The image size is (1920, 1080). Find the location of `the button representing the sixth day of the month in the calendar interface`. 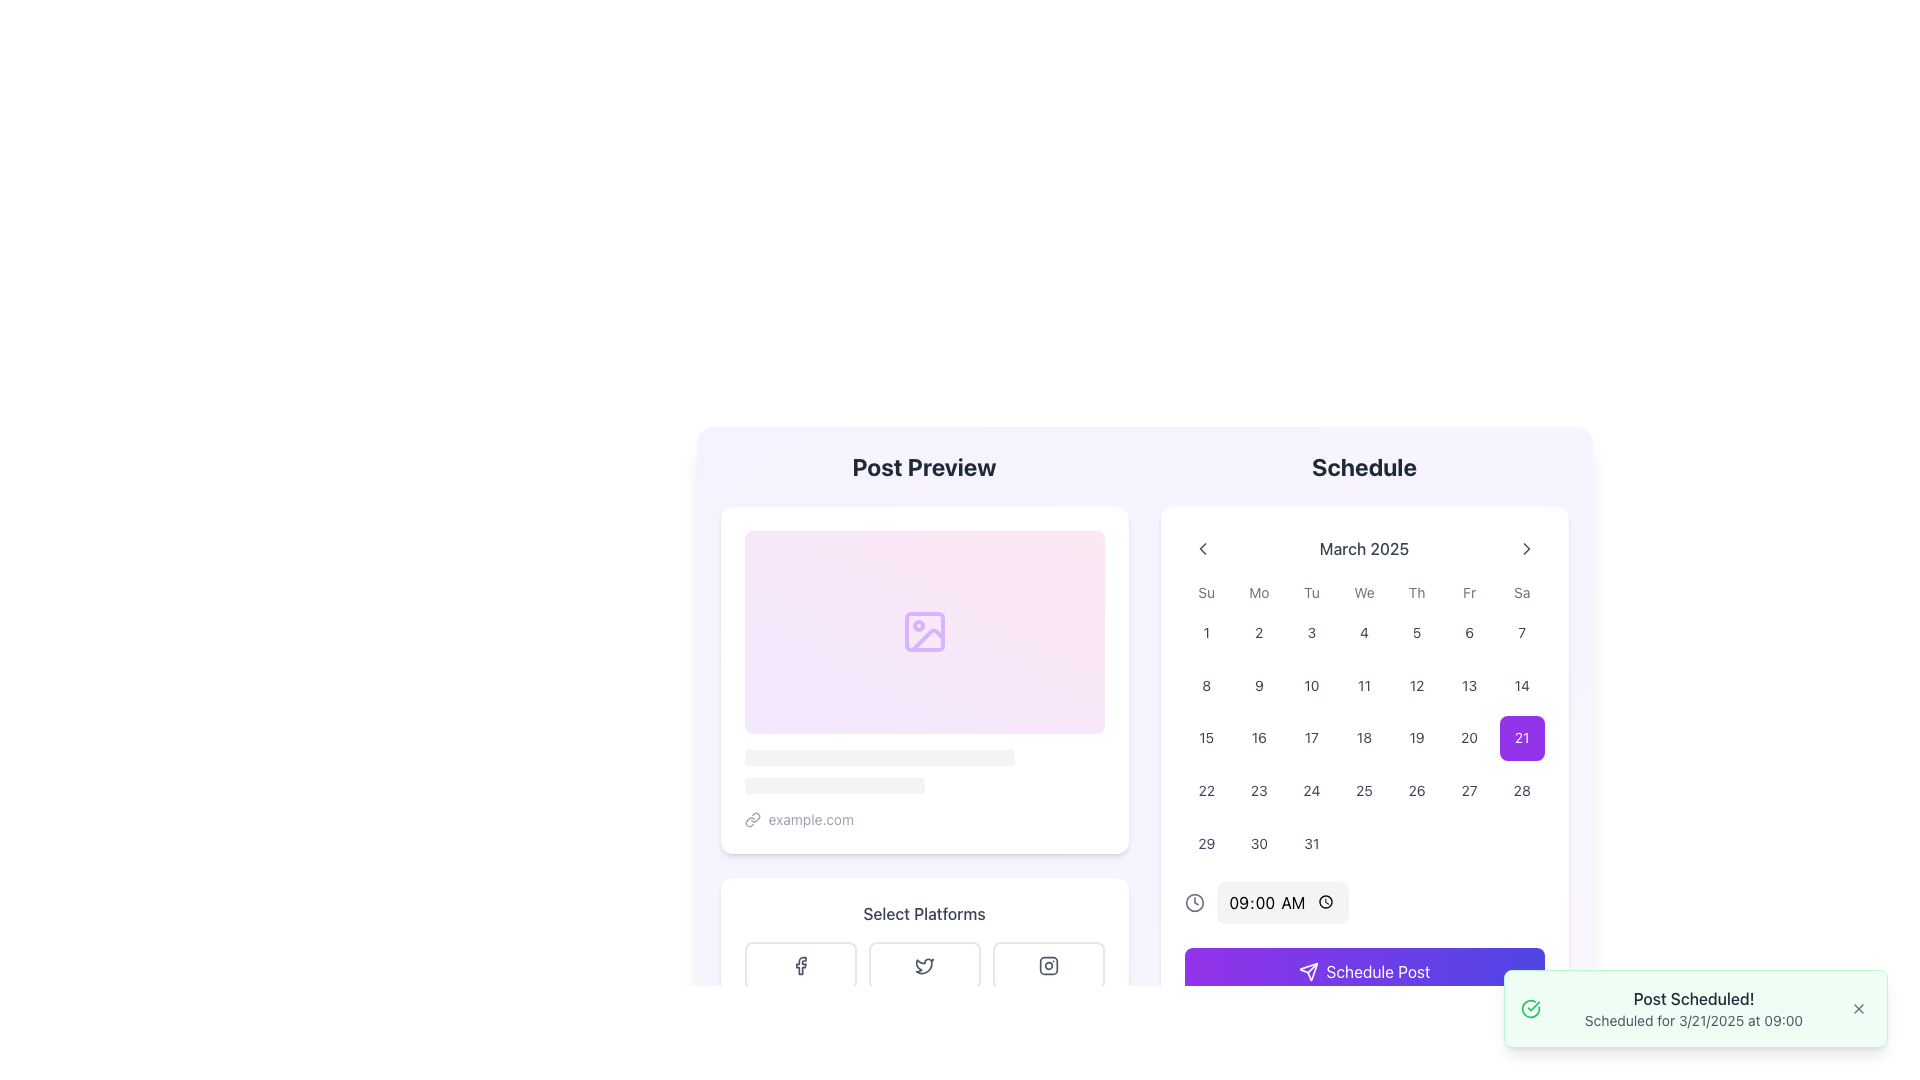

the button representing the sixth day of the month in the calendar interface is located at coordinates (1469, 633).